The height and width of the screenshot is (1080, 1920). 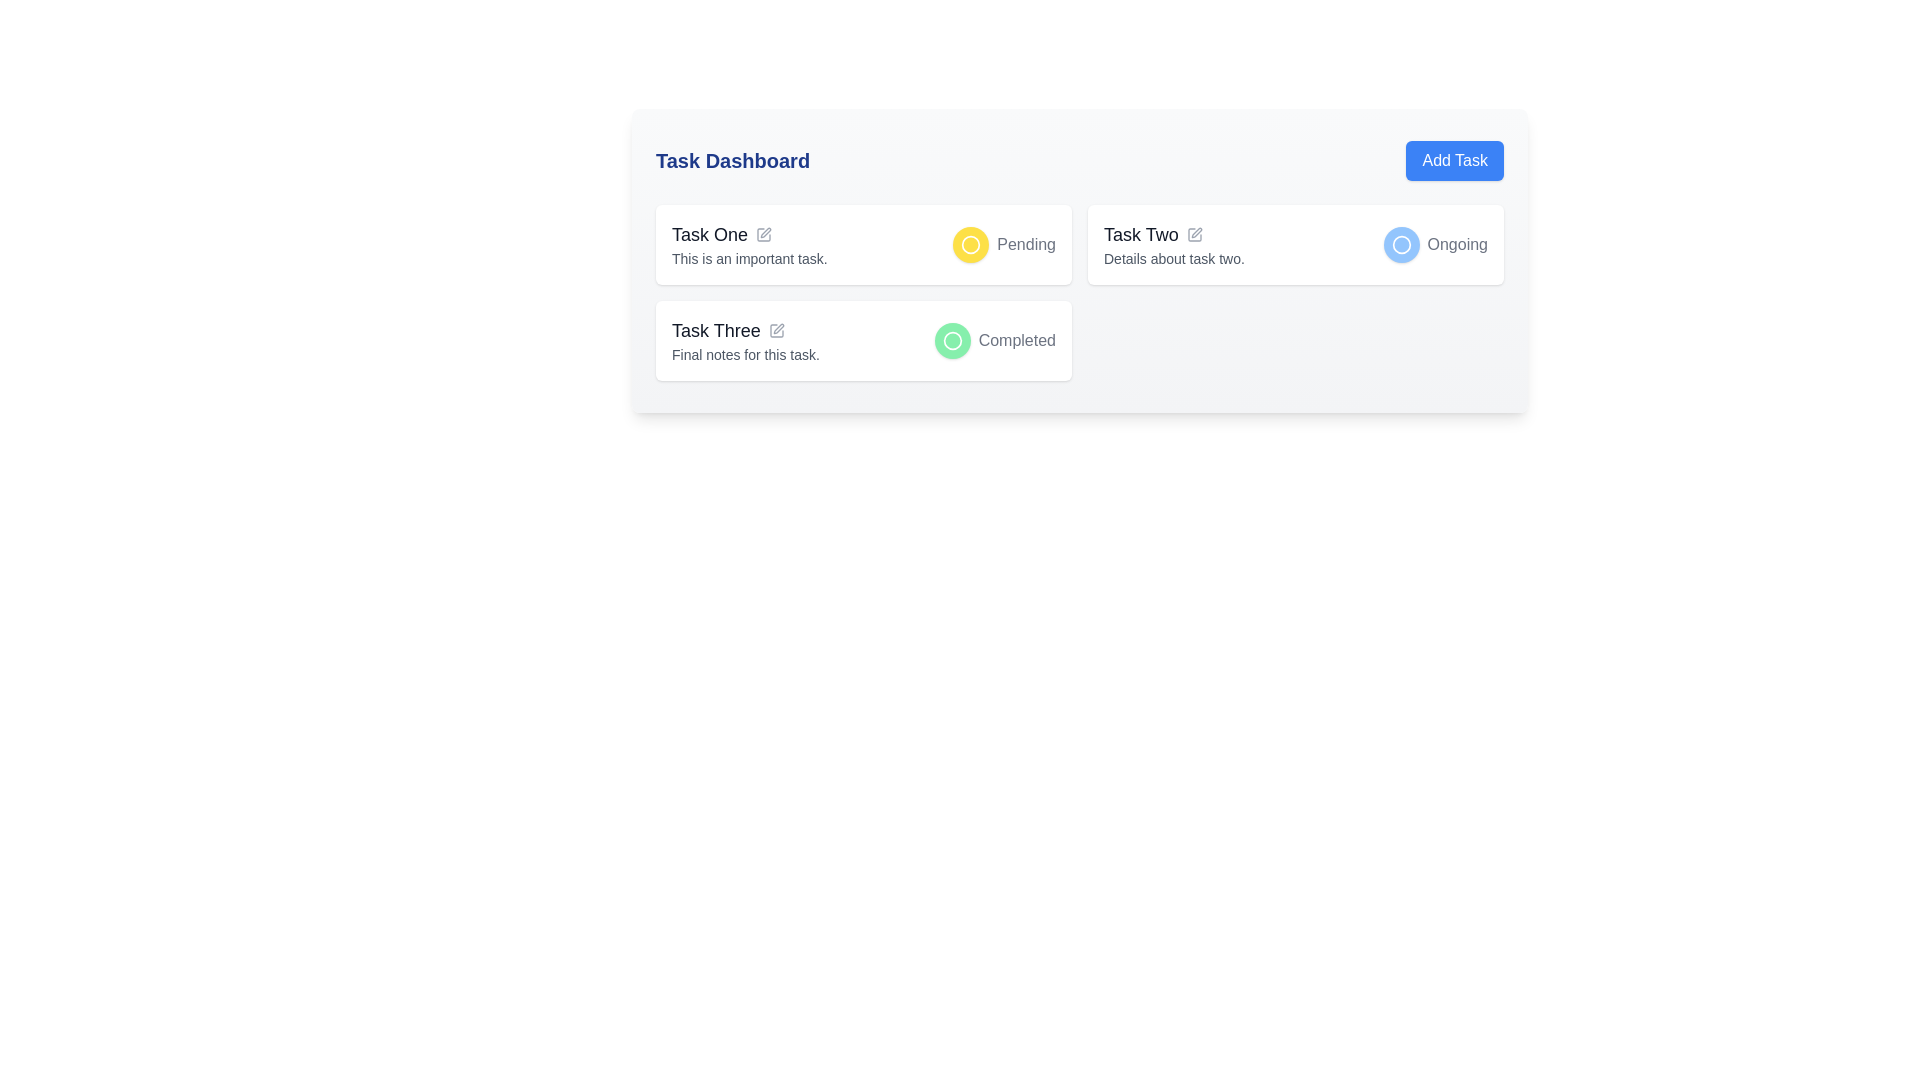 What do you see at coordinates (744, 339) in the screenshot?
I see `the text display element that shows 'Task Three' with a pen icon and the description 'Final notes for this task.'` at bounding box center [744, 339].